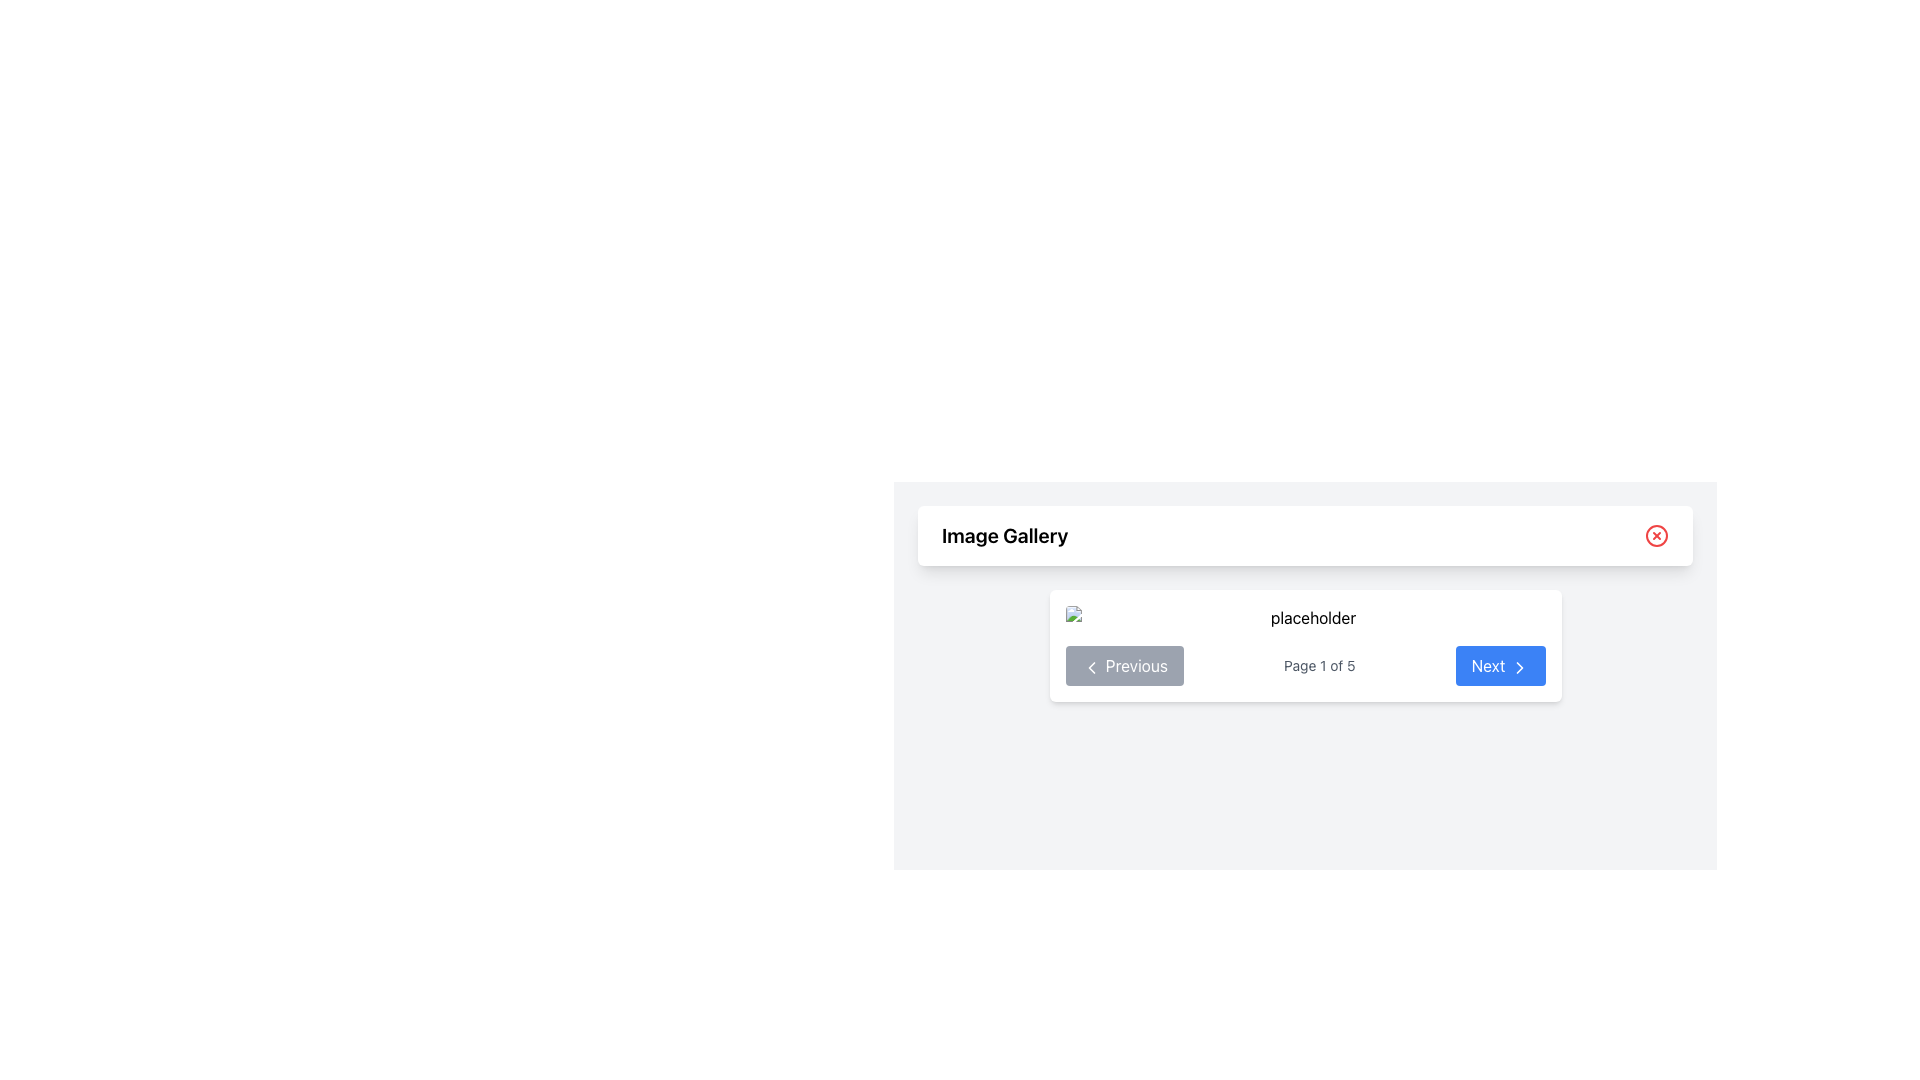 The image size is (1920, 1080). Describe the element at coordinates (1124, 666) in the screenshot. I see `the navigational button located in the bottom-left corner of the navigation bar` at that location.